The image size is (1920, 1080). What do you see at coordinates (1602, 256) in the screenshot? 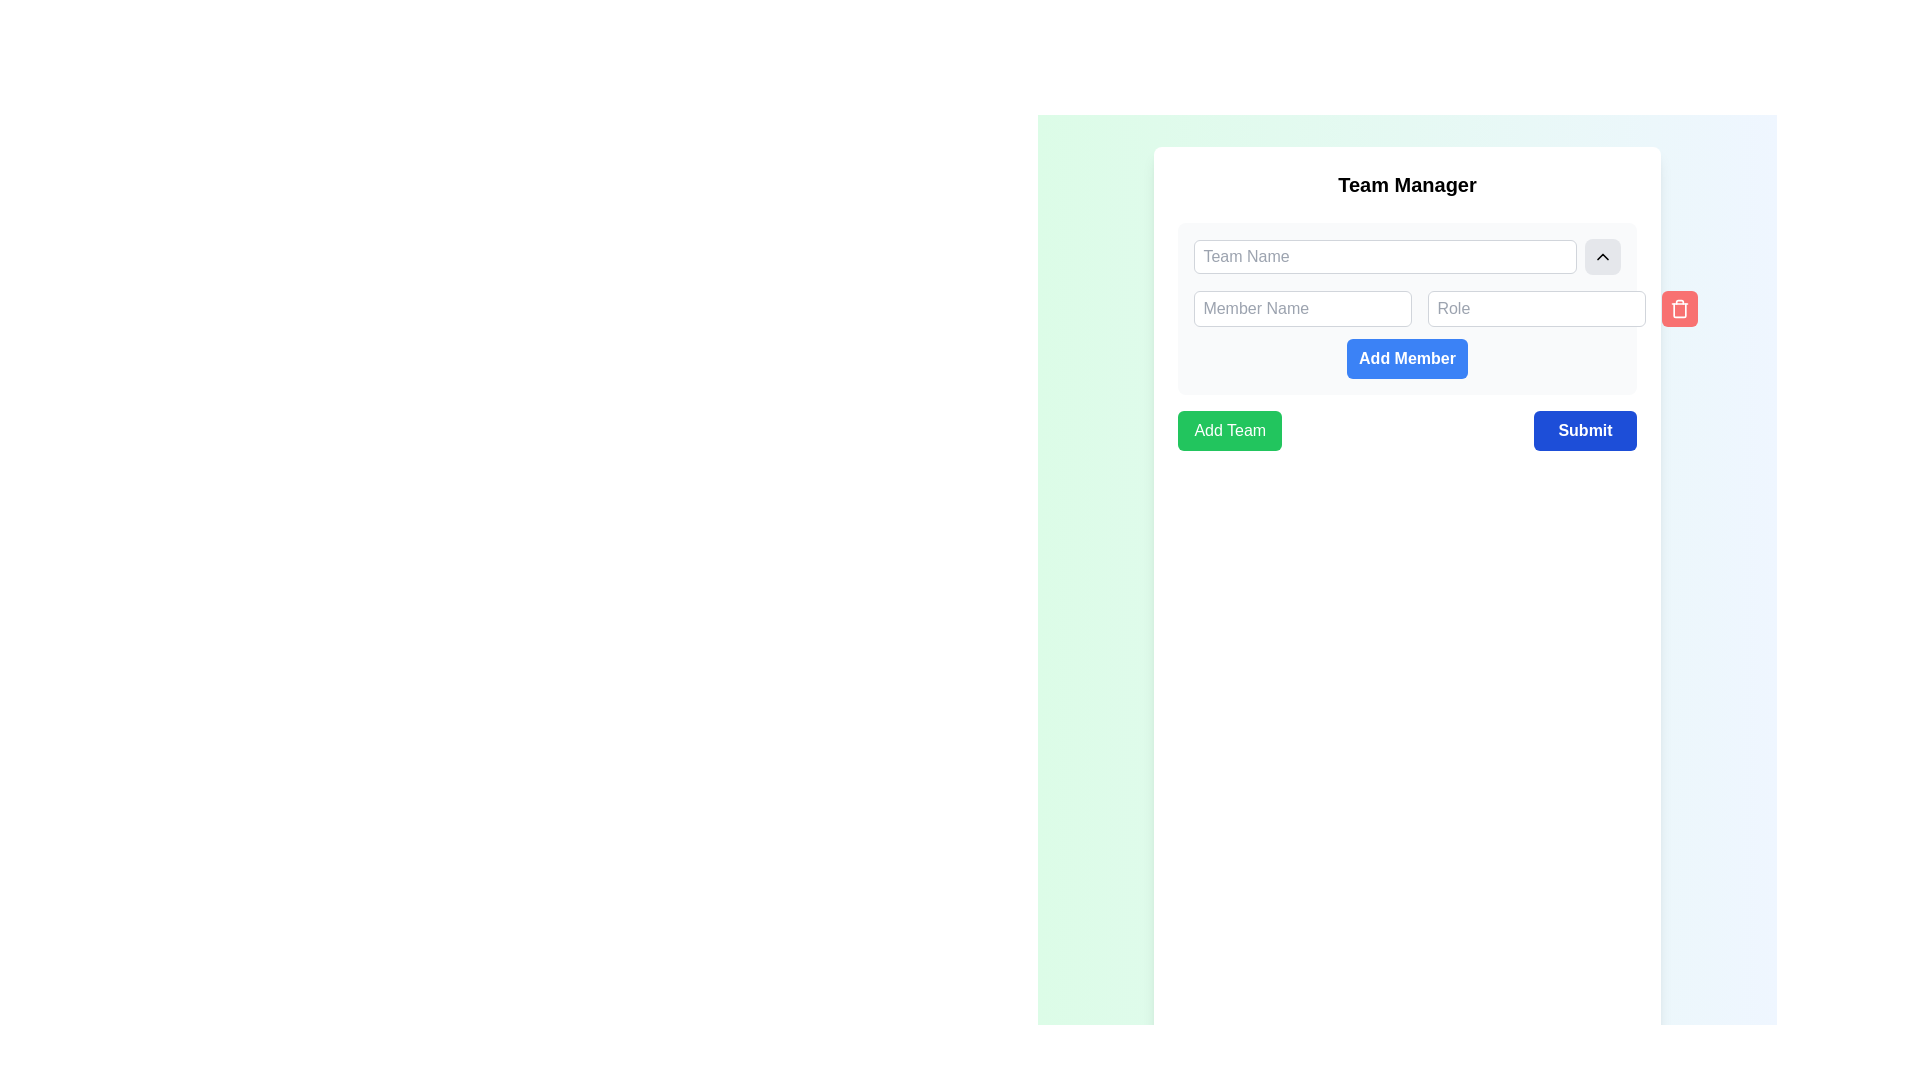
I see `the button located to the right of the 'Team Name' text input field` at bounding box center [1602, 256].